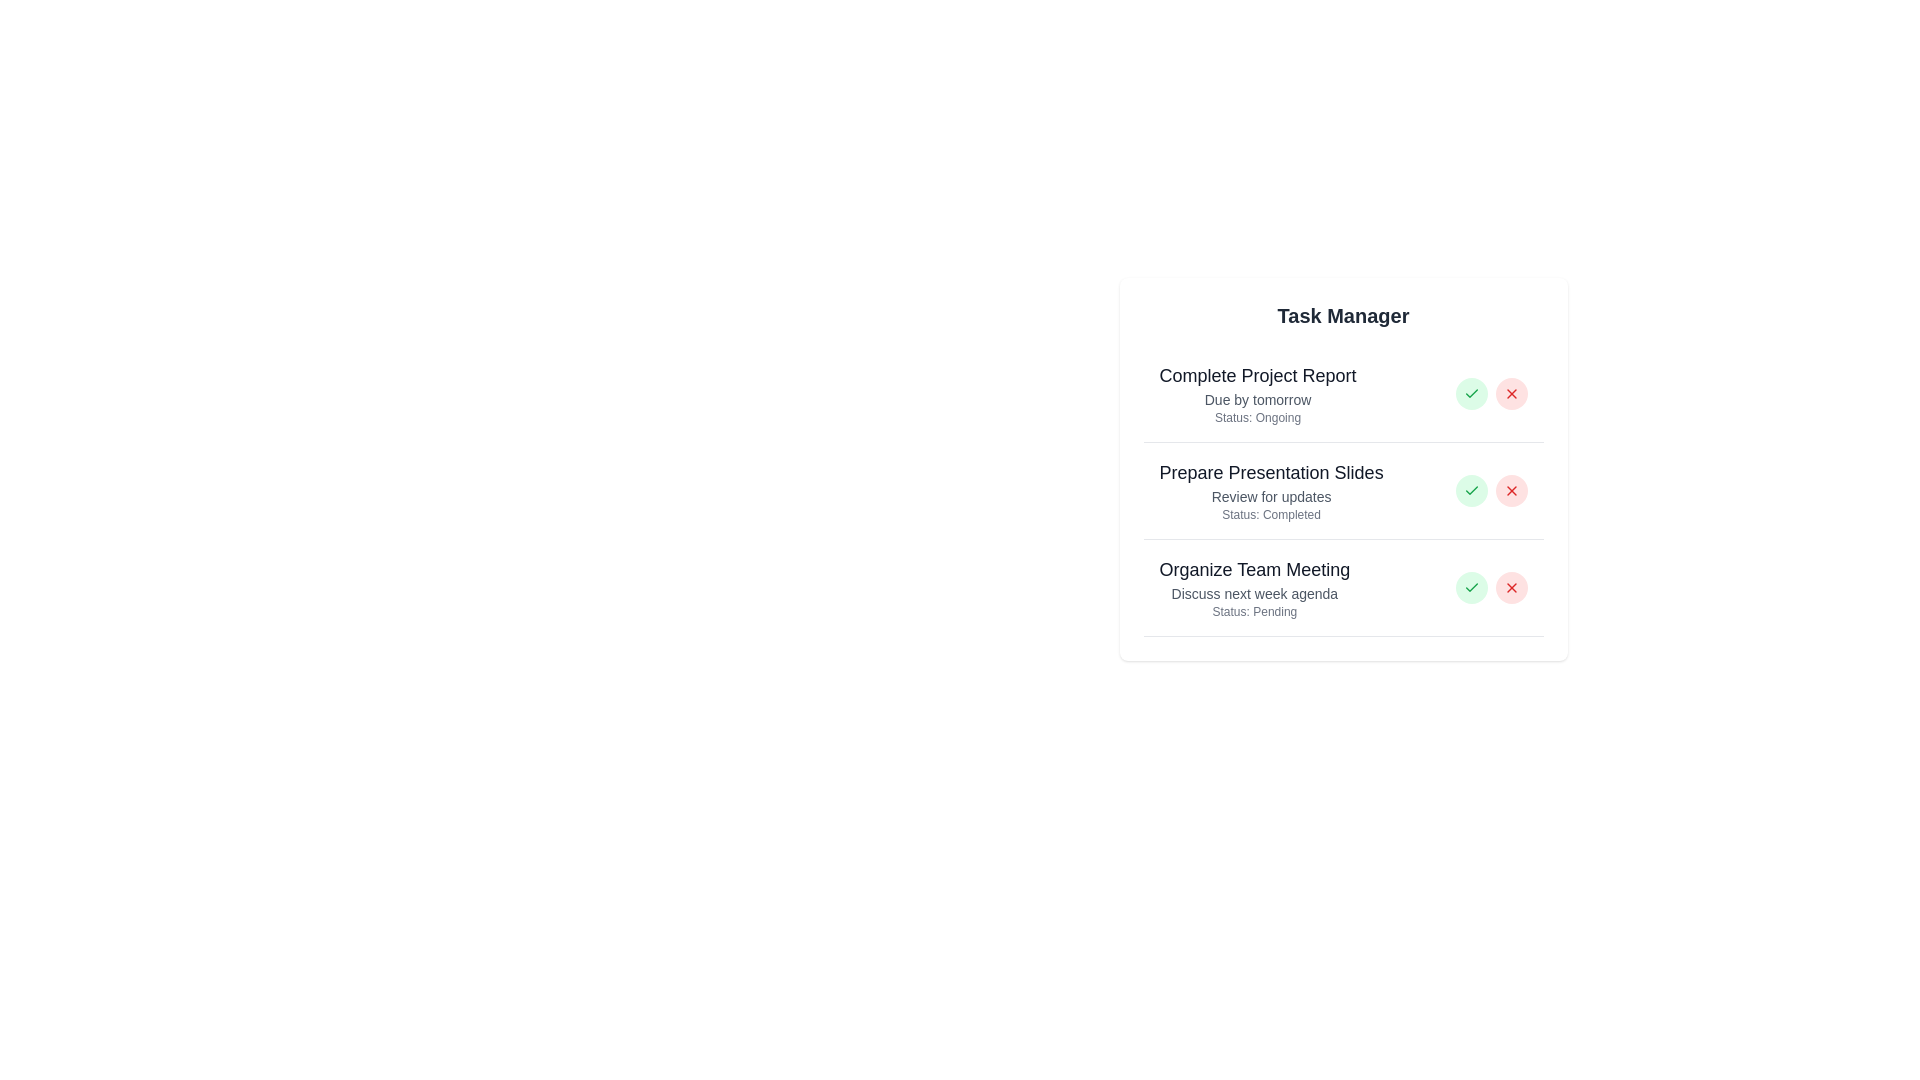  What do you see at coordinates (1256, 393) in the screenshot?
I see `the Static text block displaying task information, located beneath the 'Task Manager' header` at bounding box center [1256, 393].